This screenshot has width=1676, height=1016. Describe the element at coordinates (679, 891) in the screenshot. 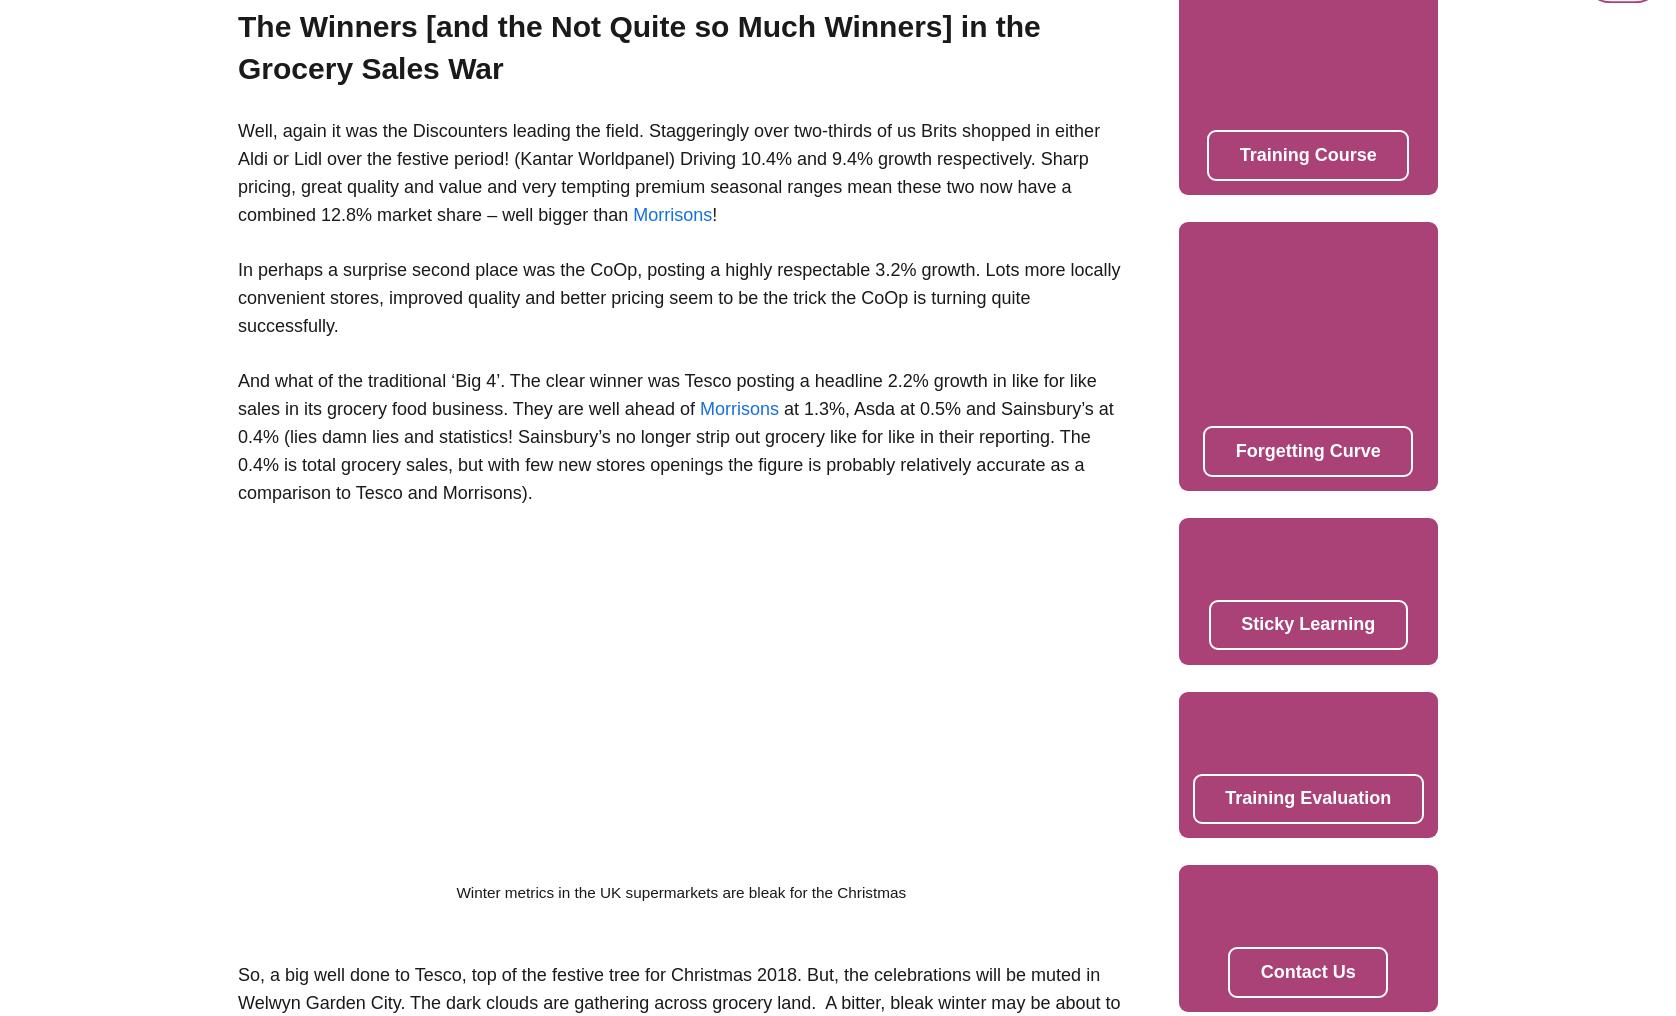

I see `'Winter metrics in the UK supermarkets are bleak for the Christmas'` at that location.